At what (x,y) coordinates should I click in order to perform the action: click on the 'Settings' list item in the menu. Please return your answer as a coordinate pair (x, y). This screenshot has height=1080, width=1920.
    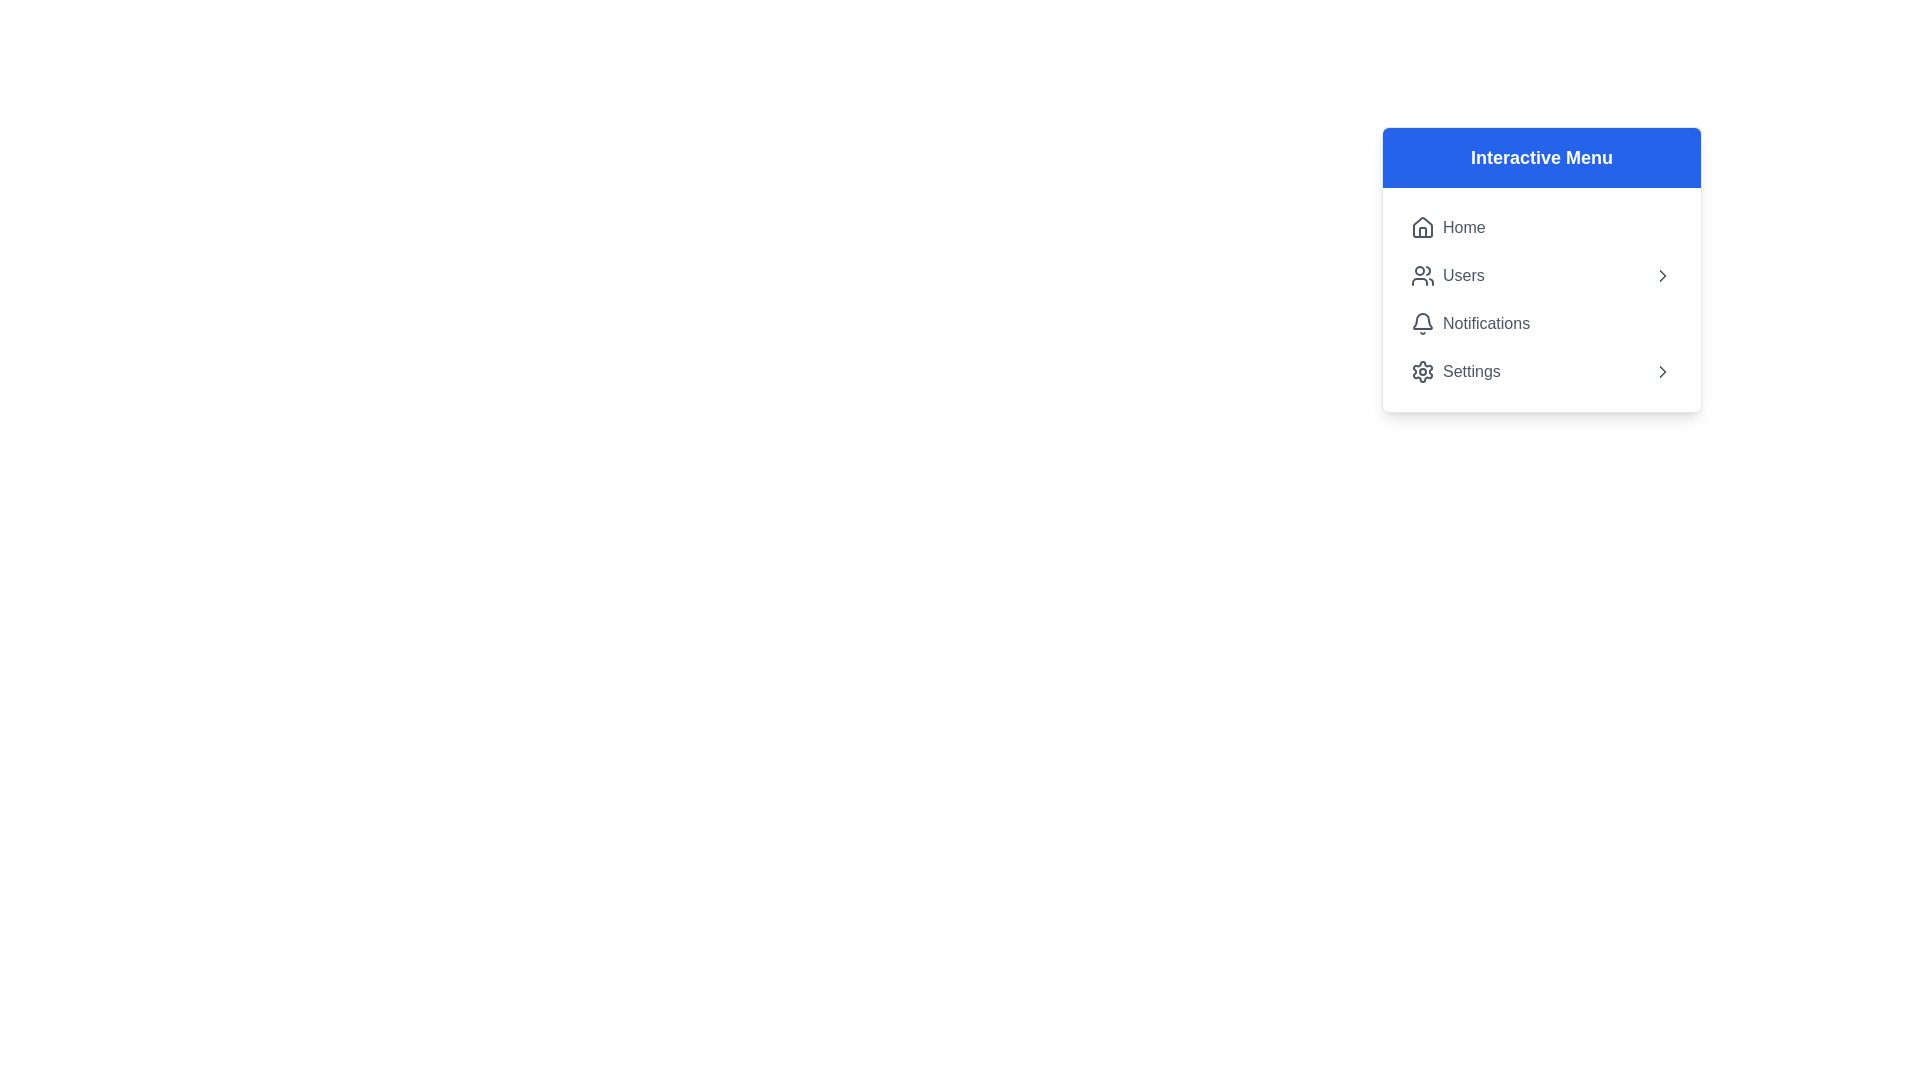
    Looking at the image, I should click on (1540, 371).